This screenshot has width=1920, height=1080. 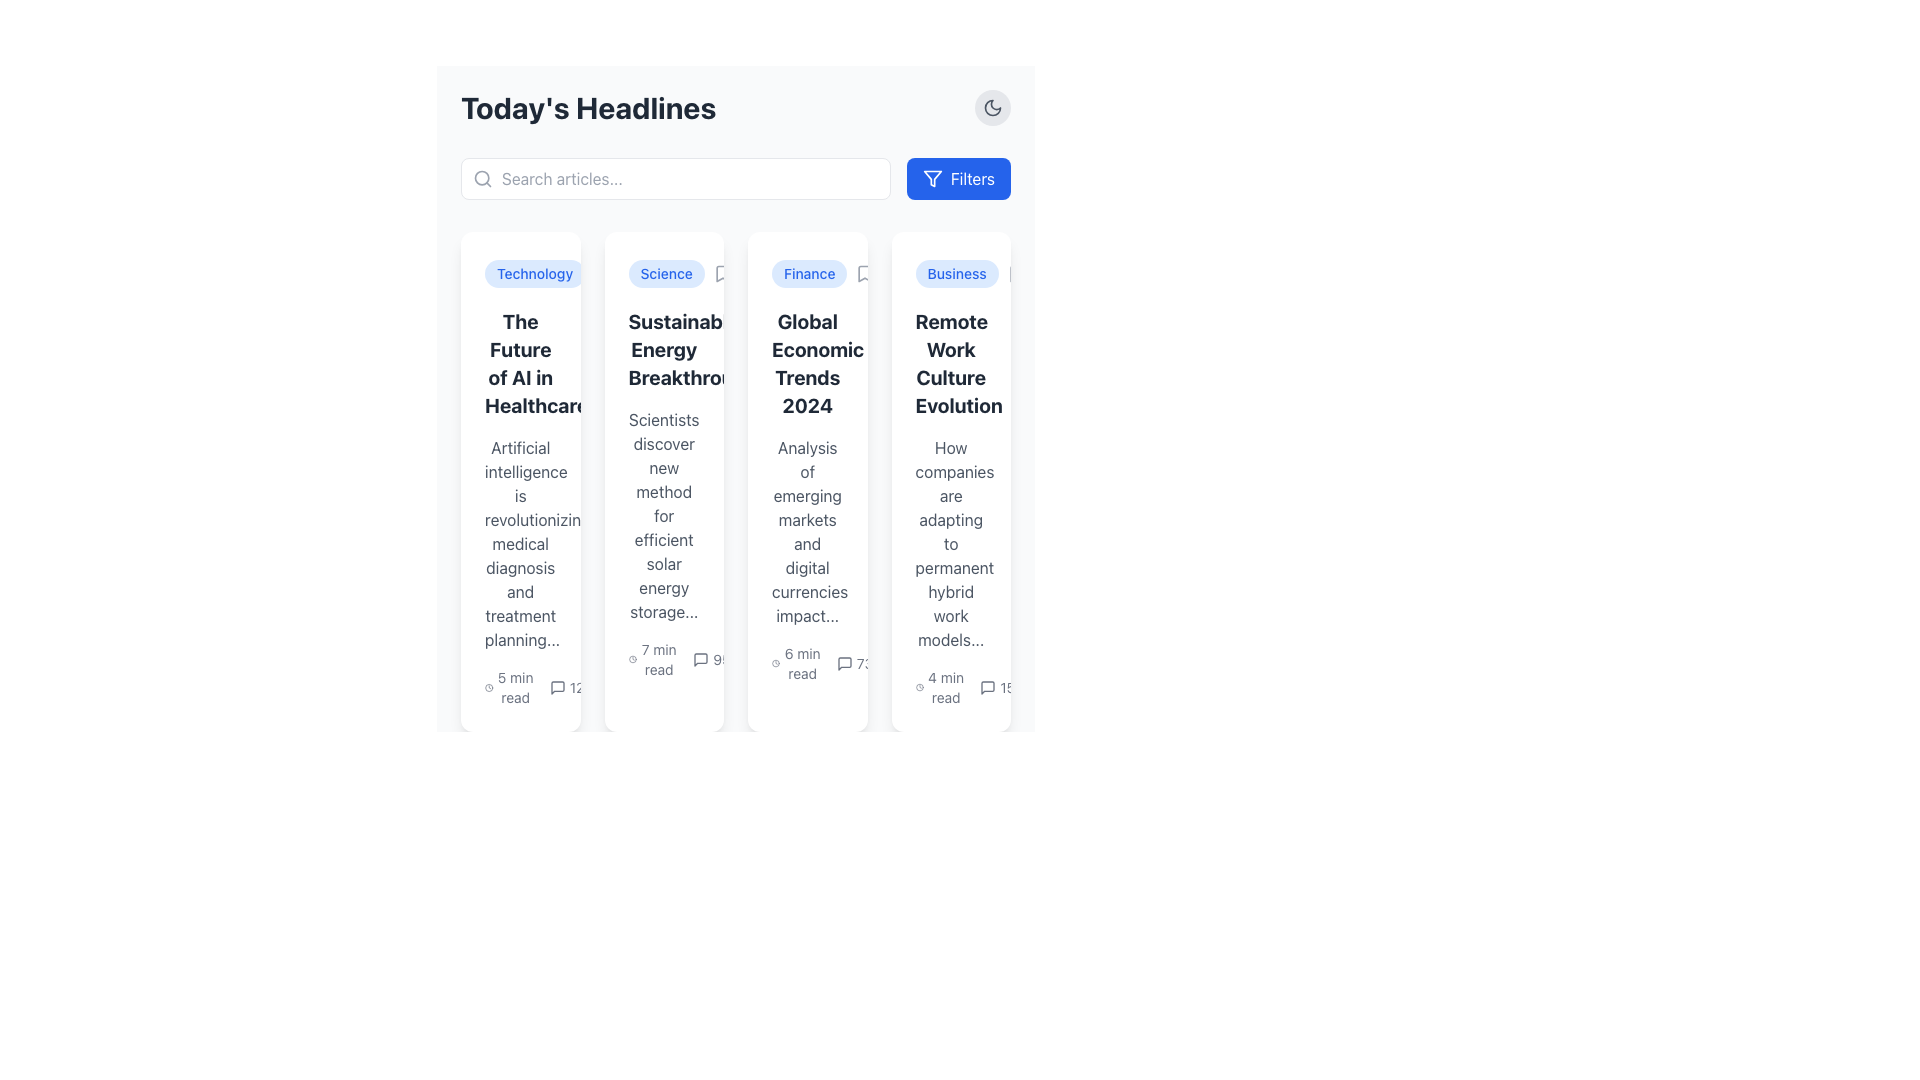 What do you see at coordinates (822, 663) in the screenshot?
I see `the clock icon next to '6 min read' in the Informational Text with Icons element of the 'Global Economic Trends 2024' card` at bounding box center [822, 663].